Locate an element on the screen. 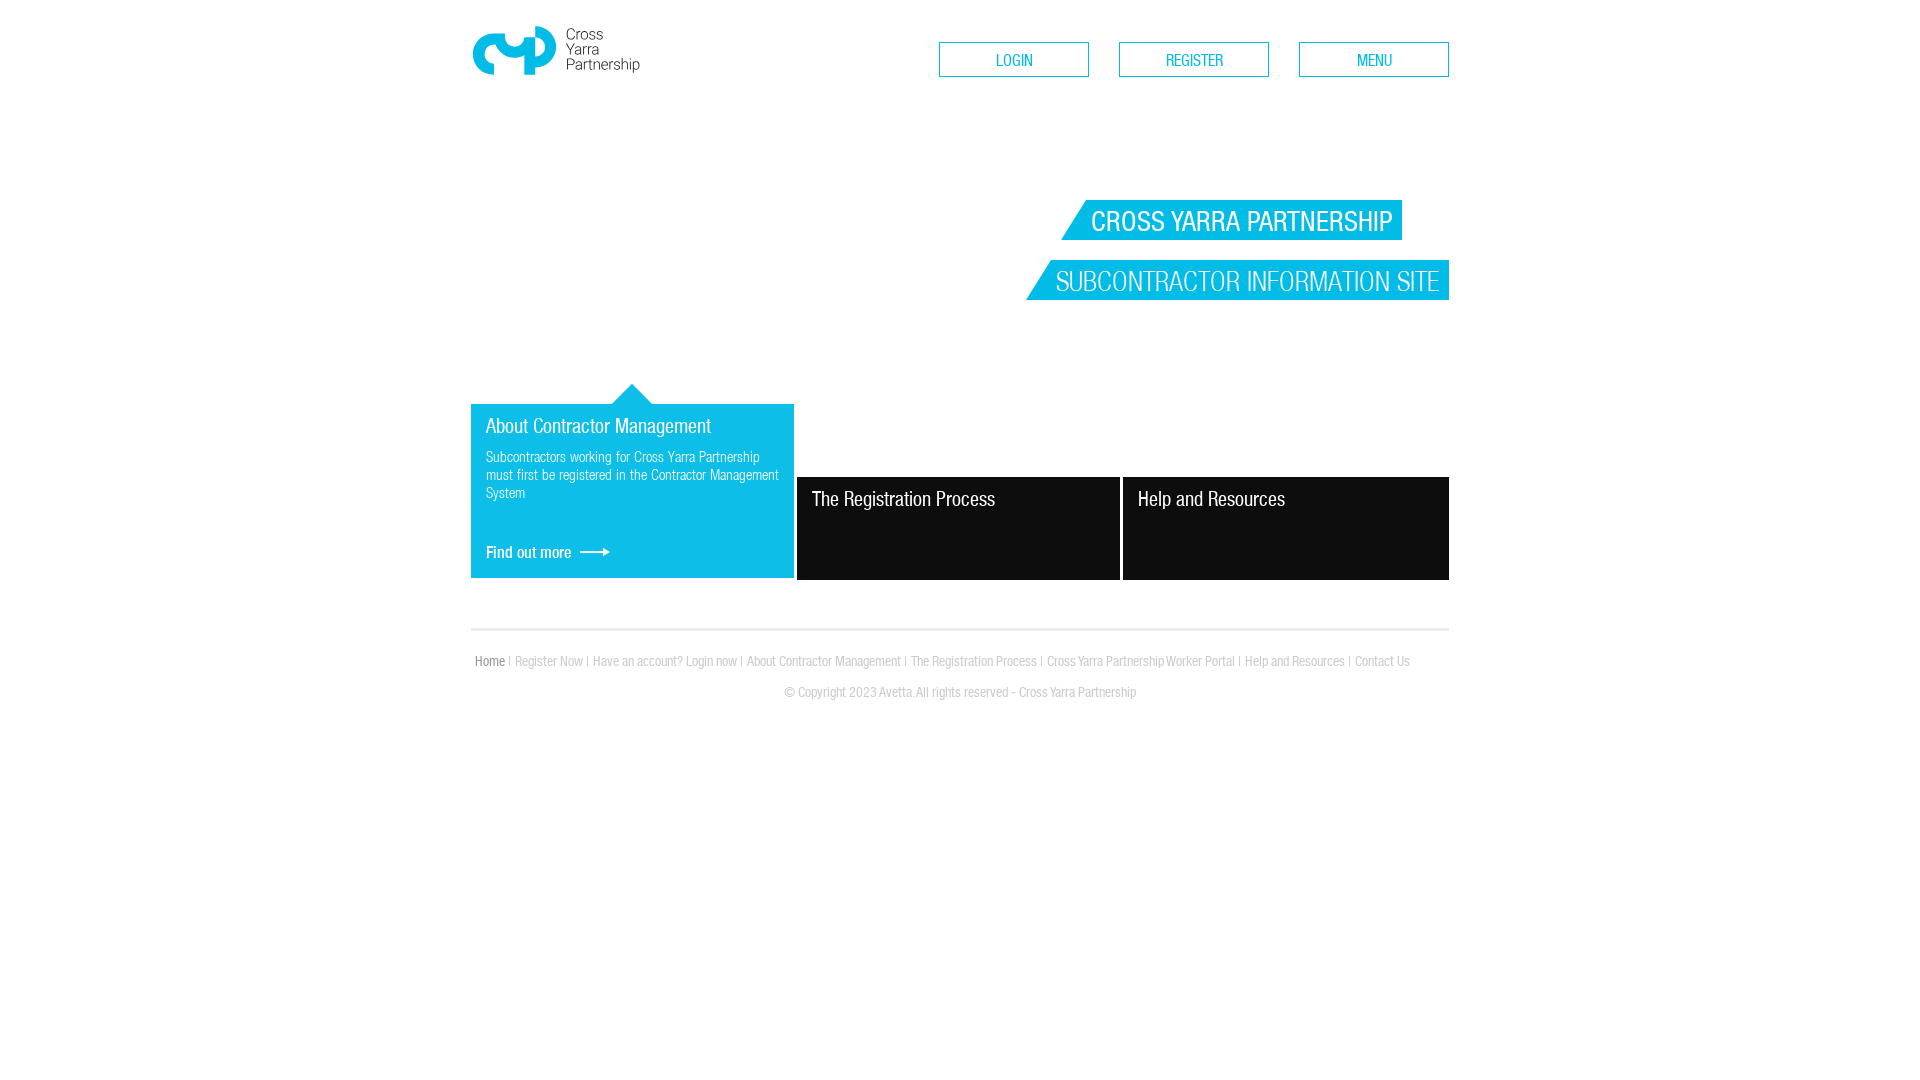  'Cross Yarra Partnership Worker Portal' is located at coordinates (1141, 660).